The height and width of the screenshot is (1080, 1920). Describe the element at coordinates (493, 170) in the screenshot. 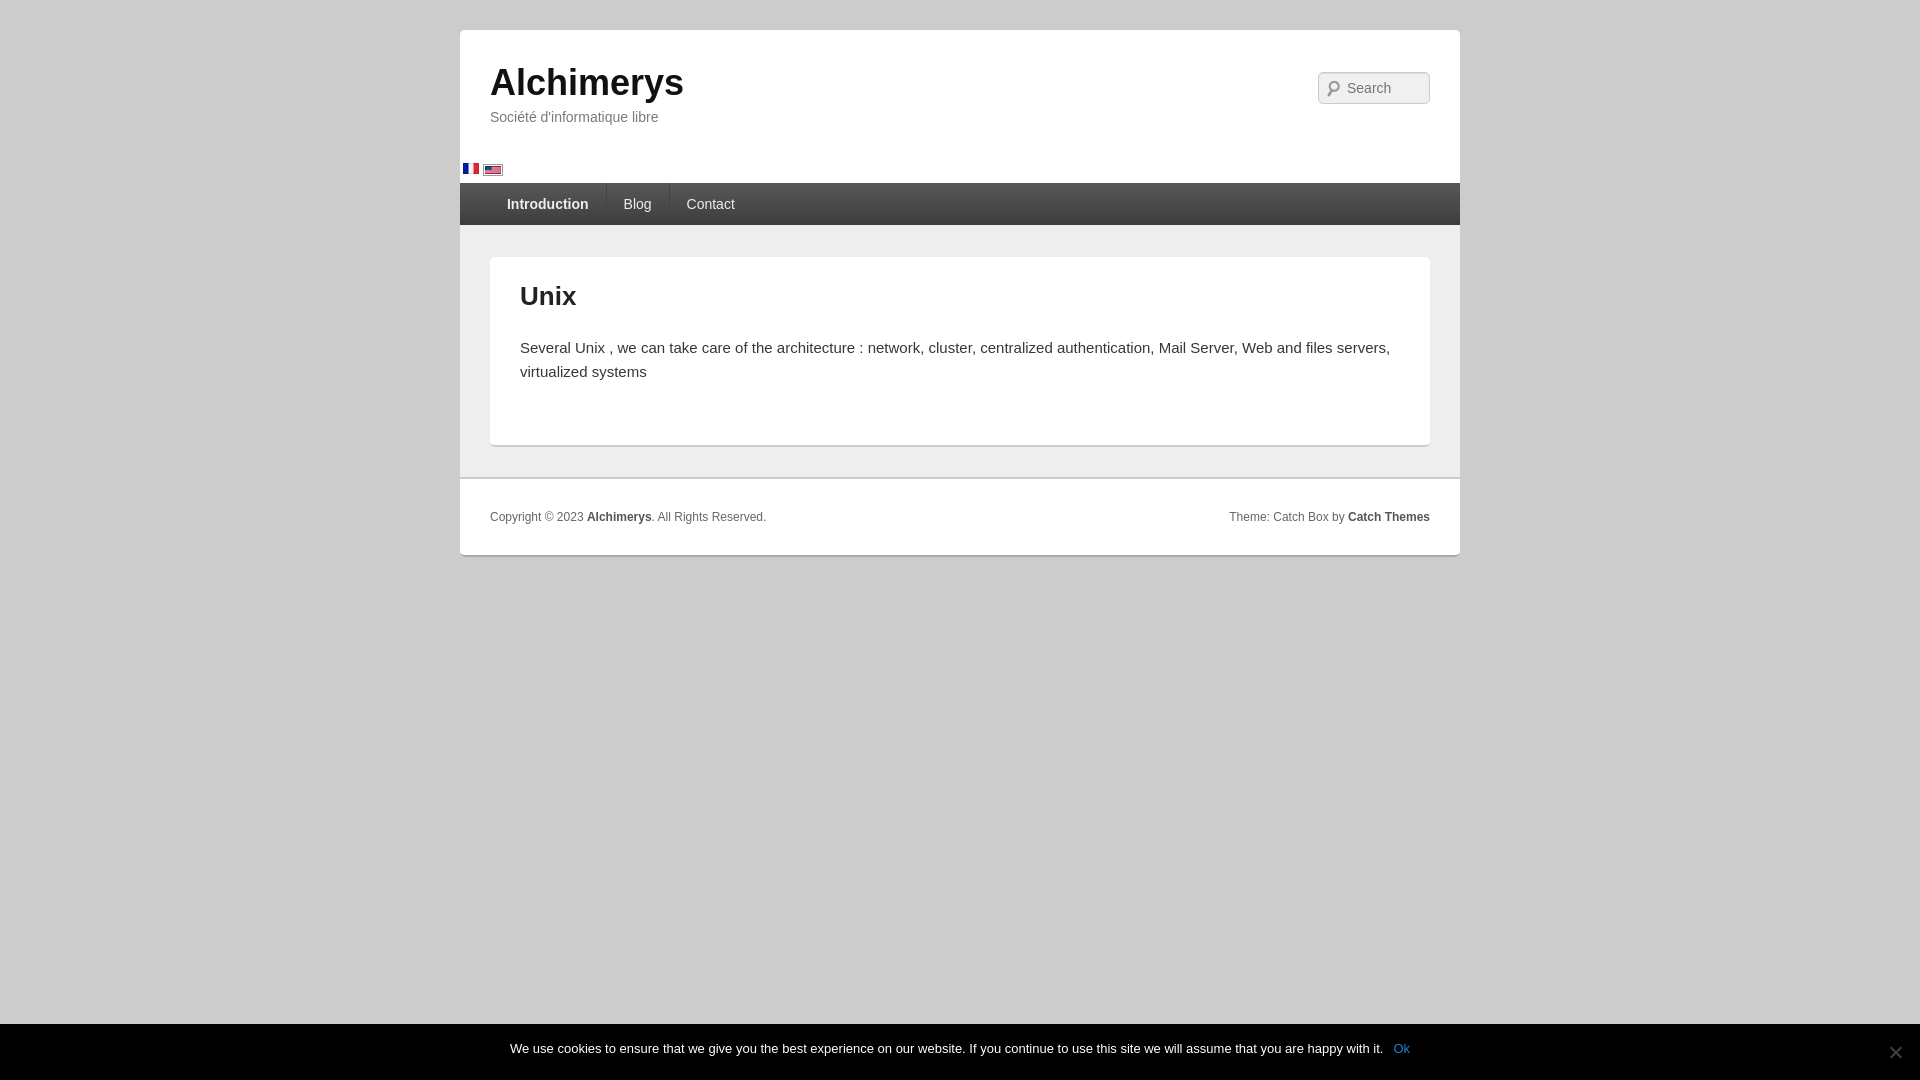

I see `'English'` at that location.